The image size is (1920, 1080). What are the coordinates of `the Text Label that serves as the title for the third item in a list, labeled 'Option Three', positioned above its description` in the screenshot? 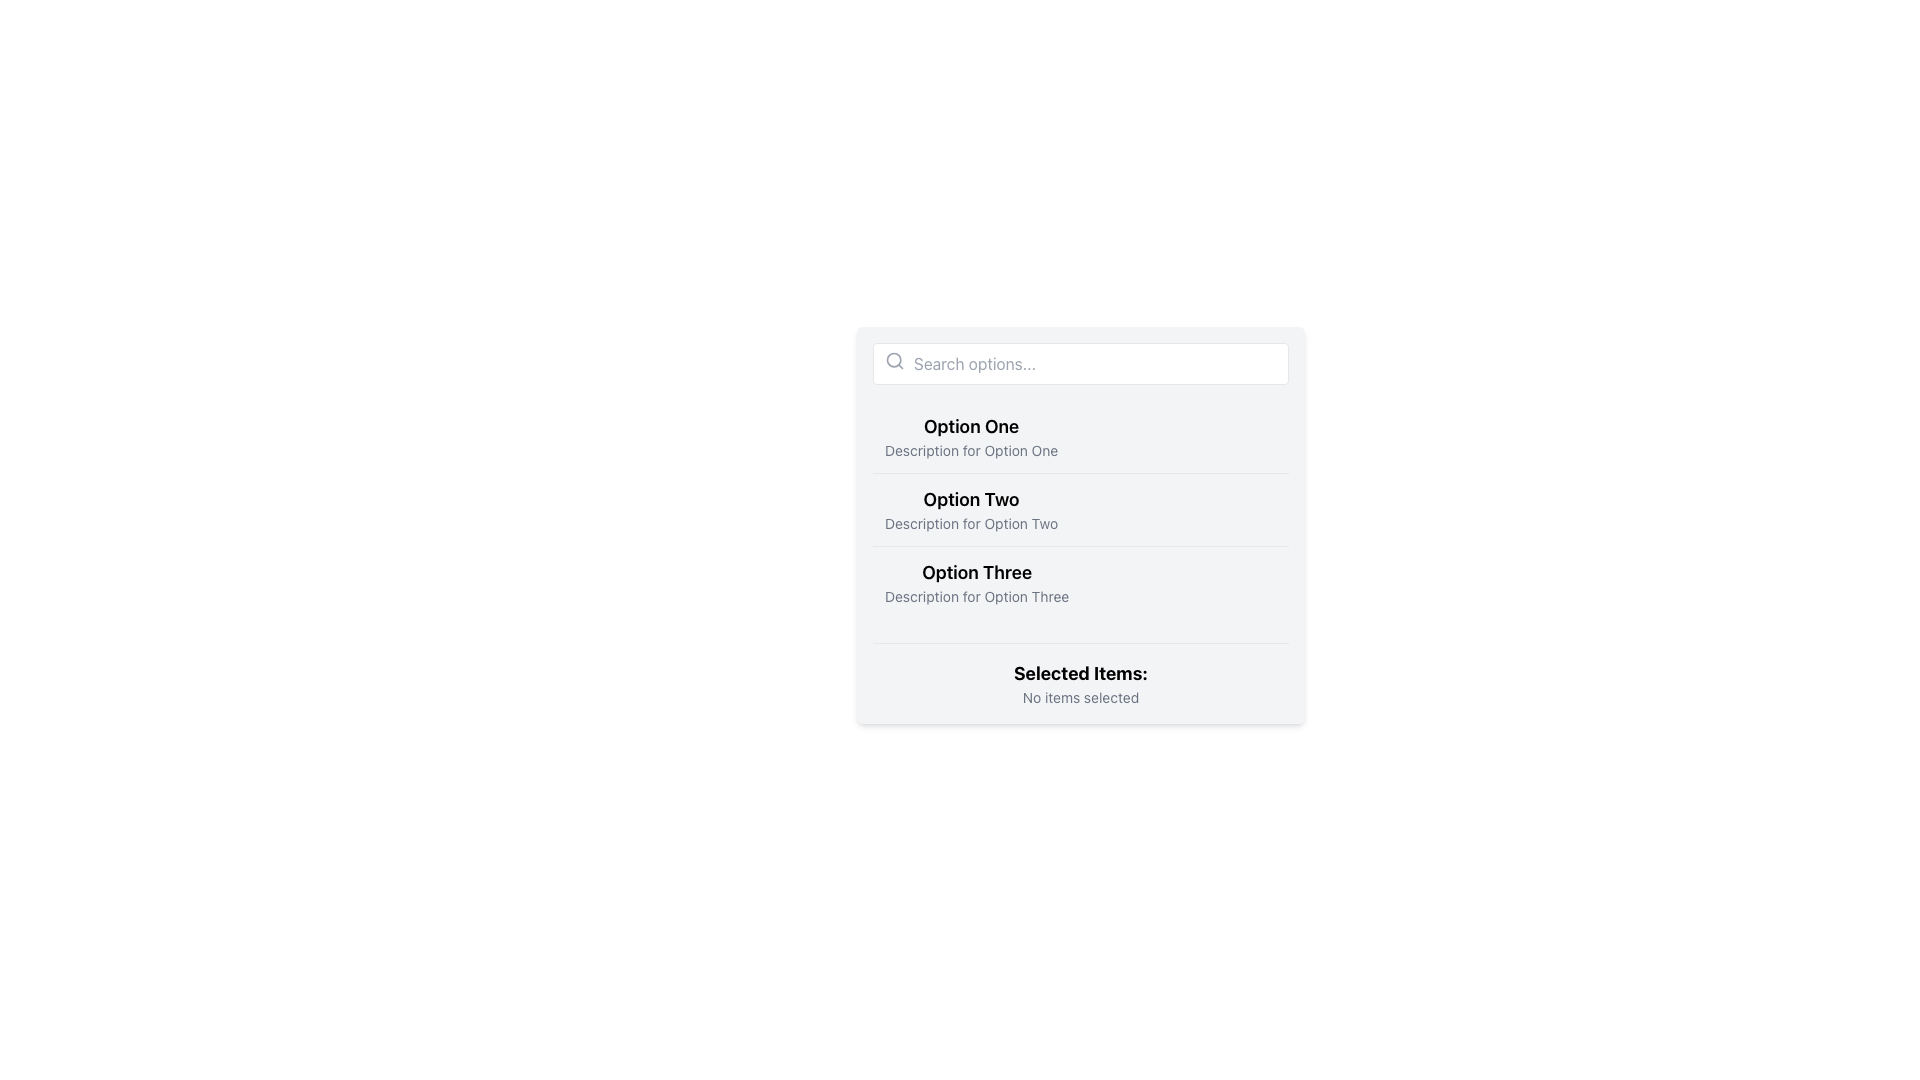 It's located at (977, 573).